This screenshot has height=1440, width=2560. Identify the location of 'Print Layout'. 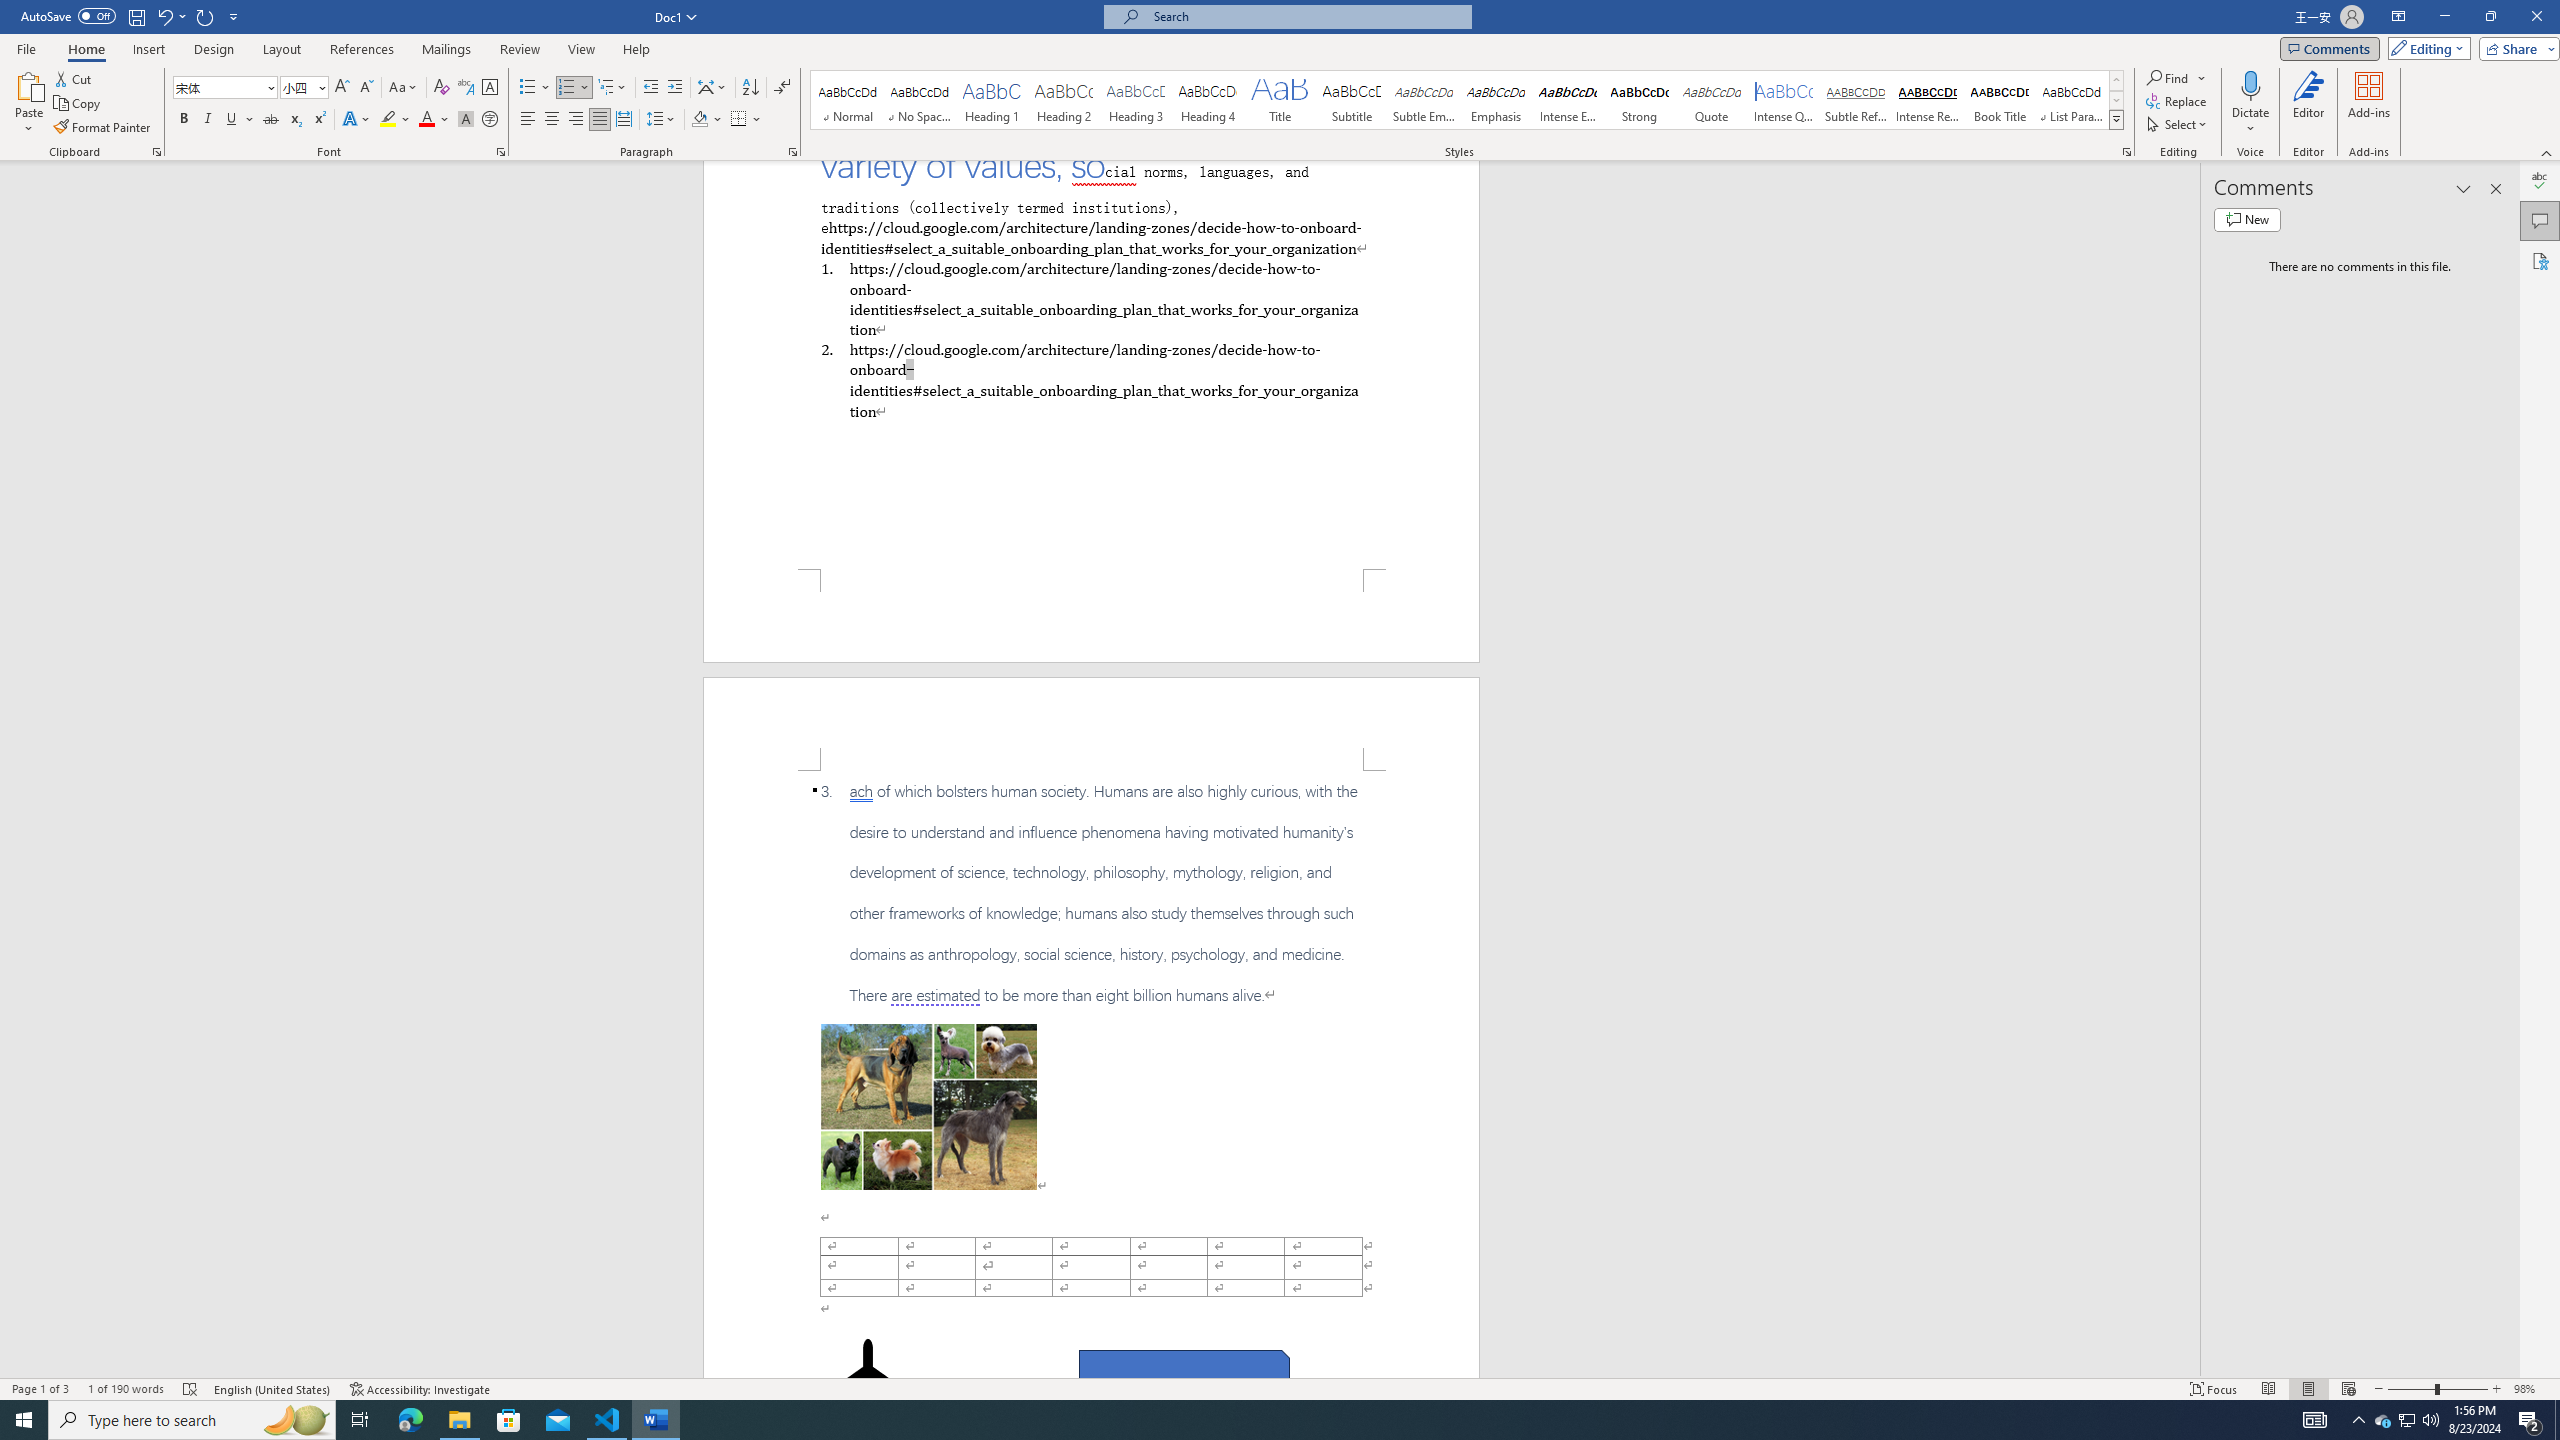
(2308, 1389).